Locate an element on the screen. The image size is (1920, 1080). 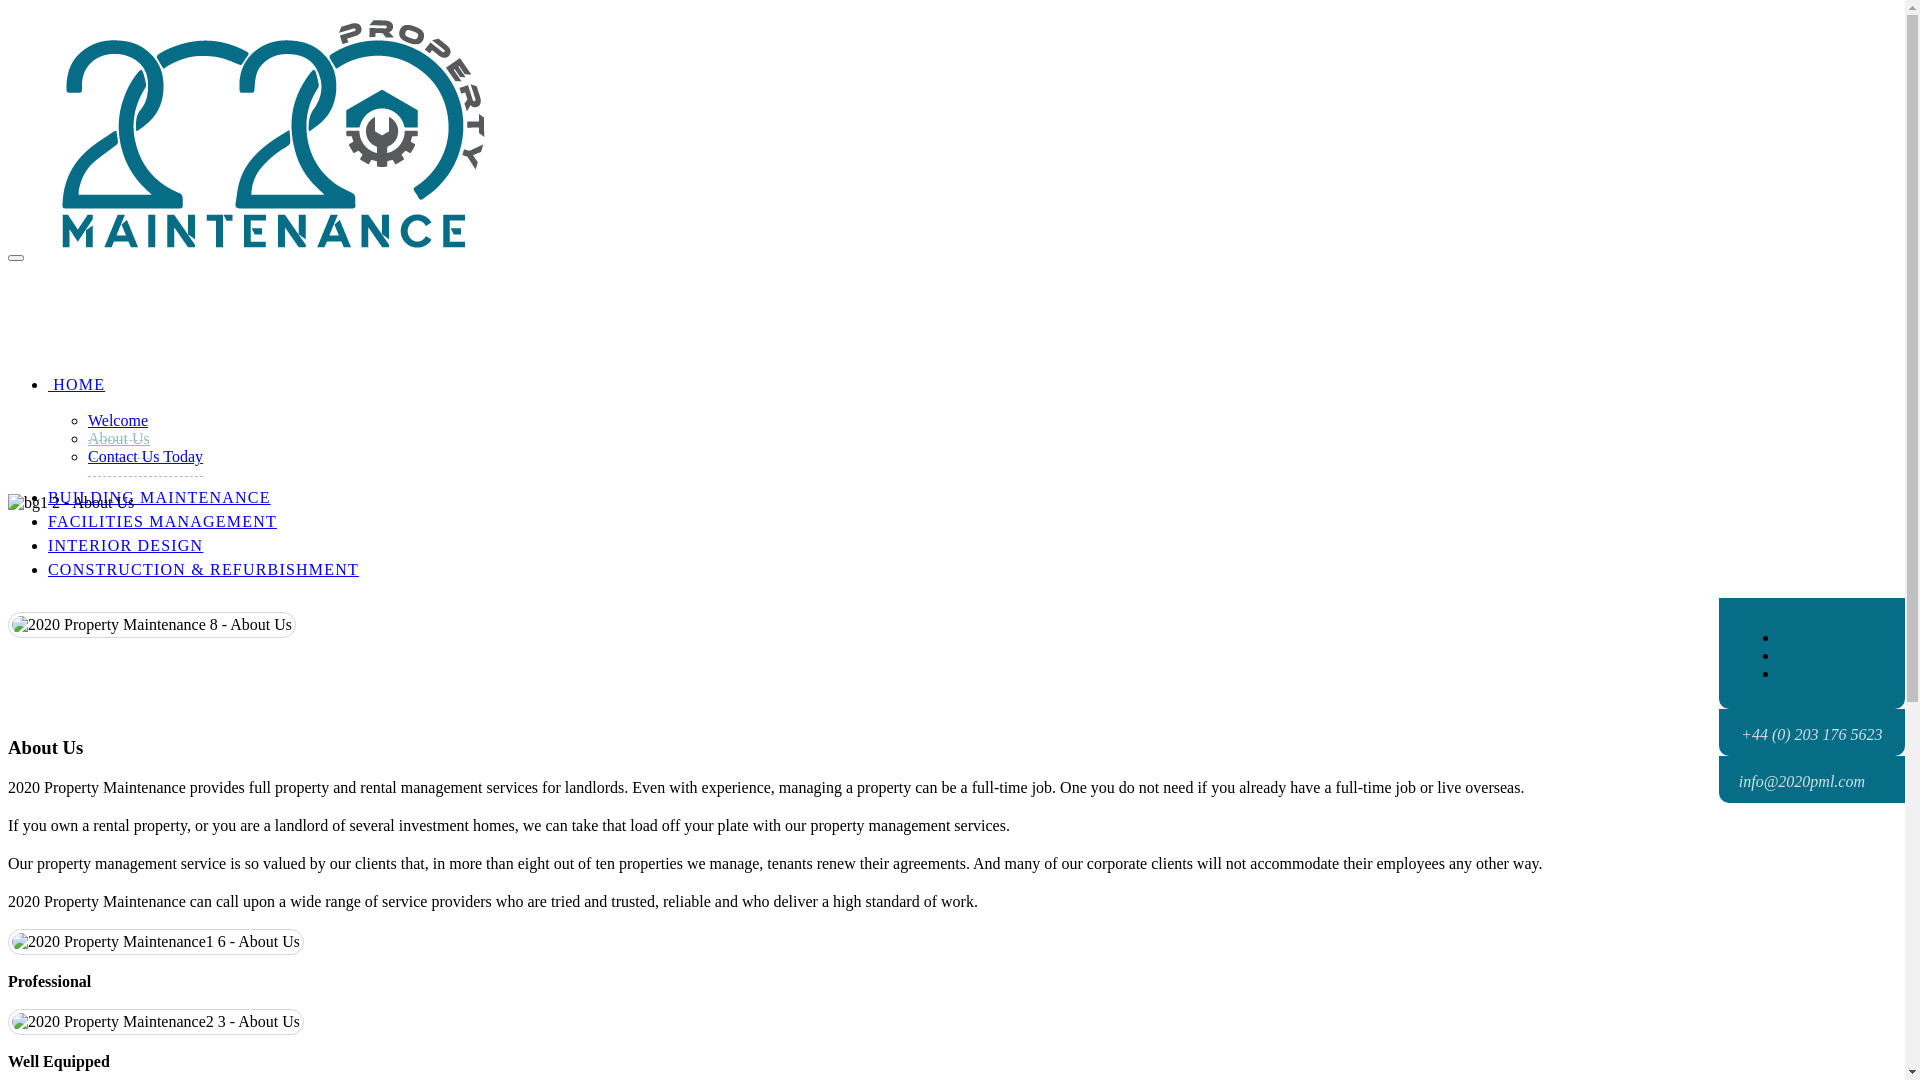
'Contact Us Today' is located at coordinates (144, 456).